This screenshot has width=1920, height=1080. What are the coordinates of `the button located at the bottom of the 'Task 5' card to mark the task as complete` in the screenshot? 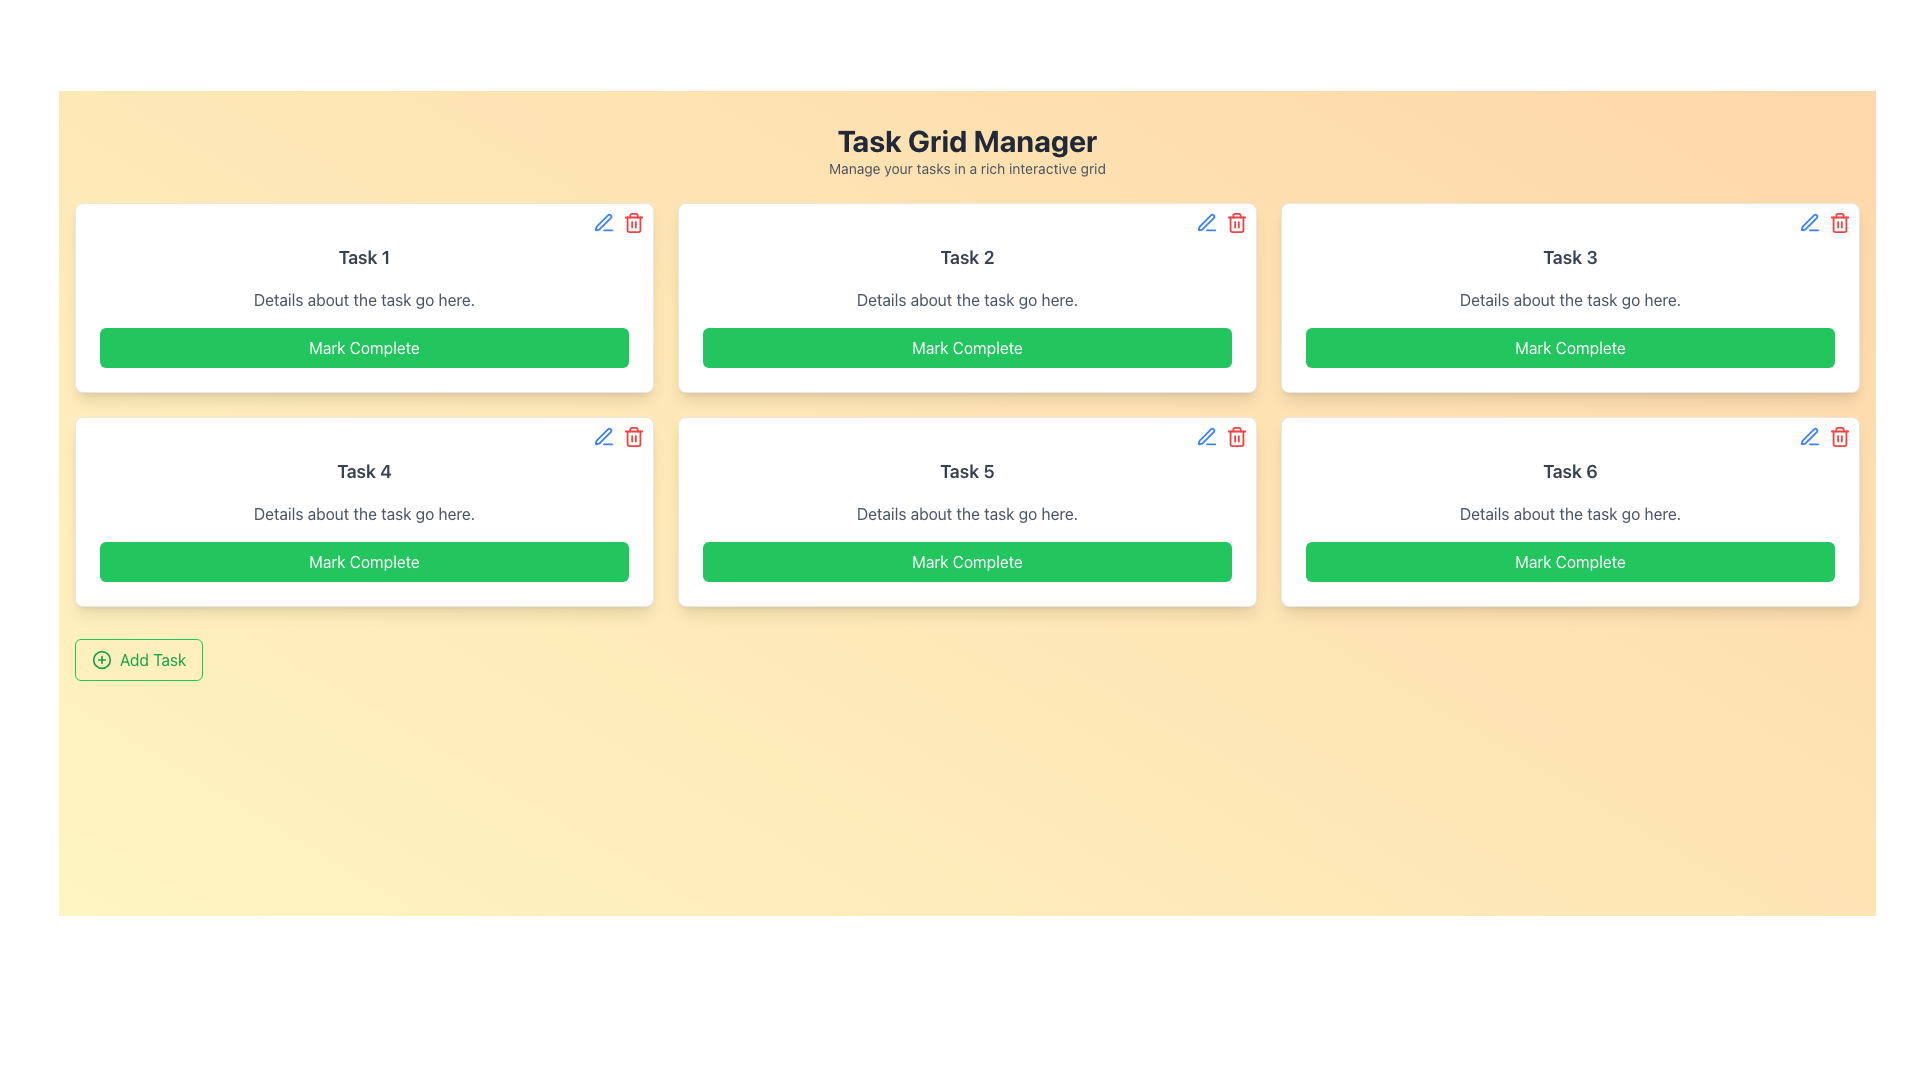 It's located at (967, 562).